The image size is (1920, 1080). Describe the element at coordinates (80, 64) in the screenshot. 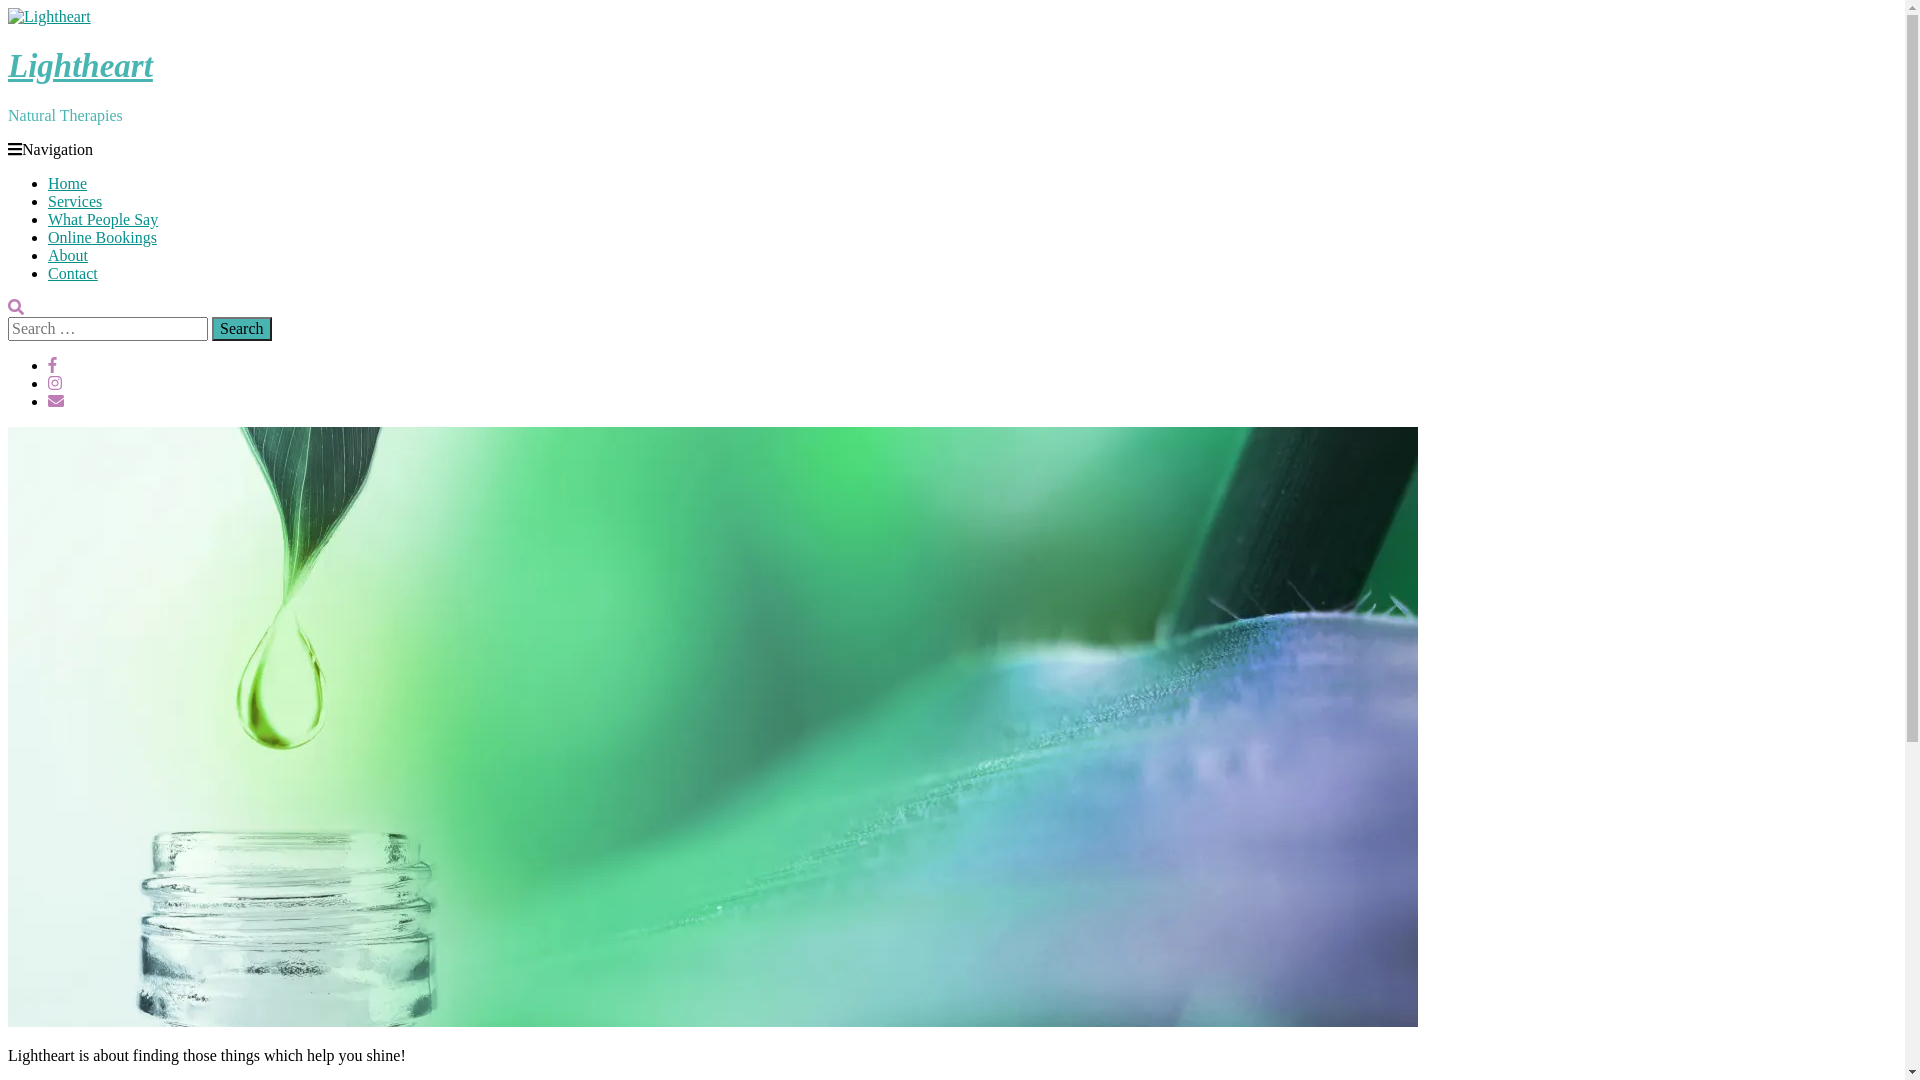

I see `'Lightheart'` at that location.